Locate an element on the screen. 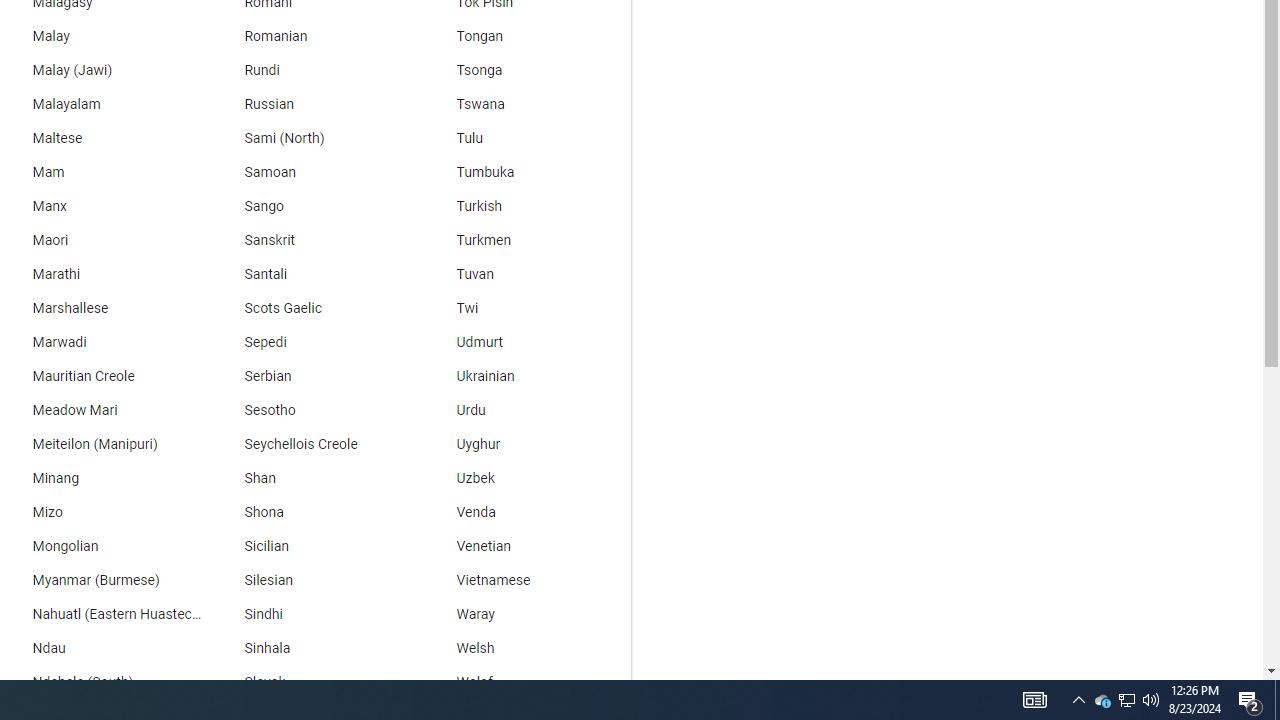 The height and width of the screenshot is (720, 1280). 'Twi' is located at coordinates (525, 308).